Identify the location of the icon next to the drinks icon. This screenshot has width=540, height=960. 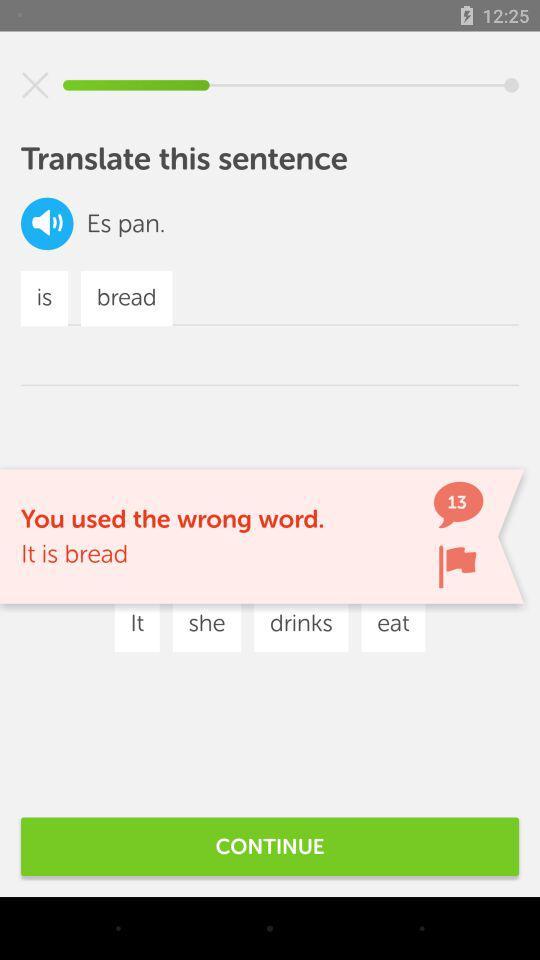
(187, 564).